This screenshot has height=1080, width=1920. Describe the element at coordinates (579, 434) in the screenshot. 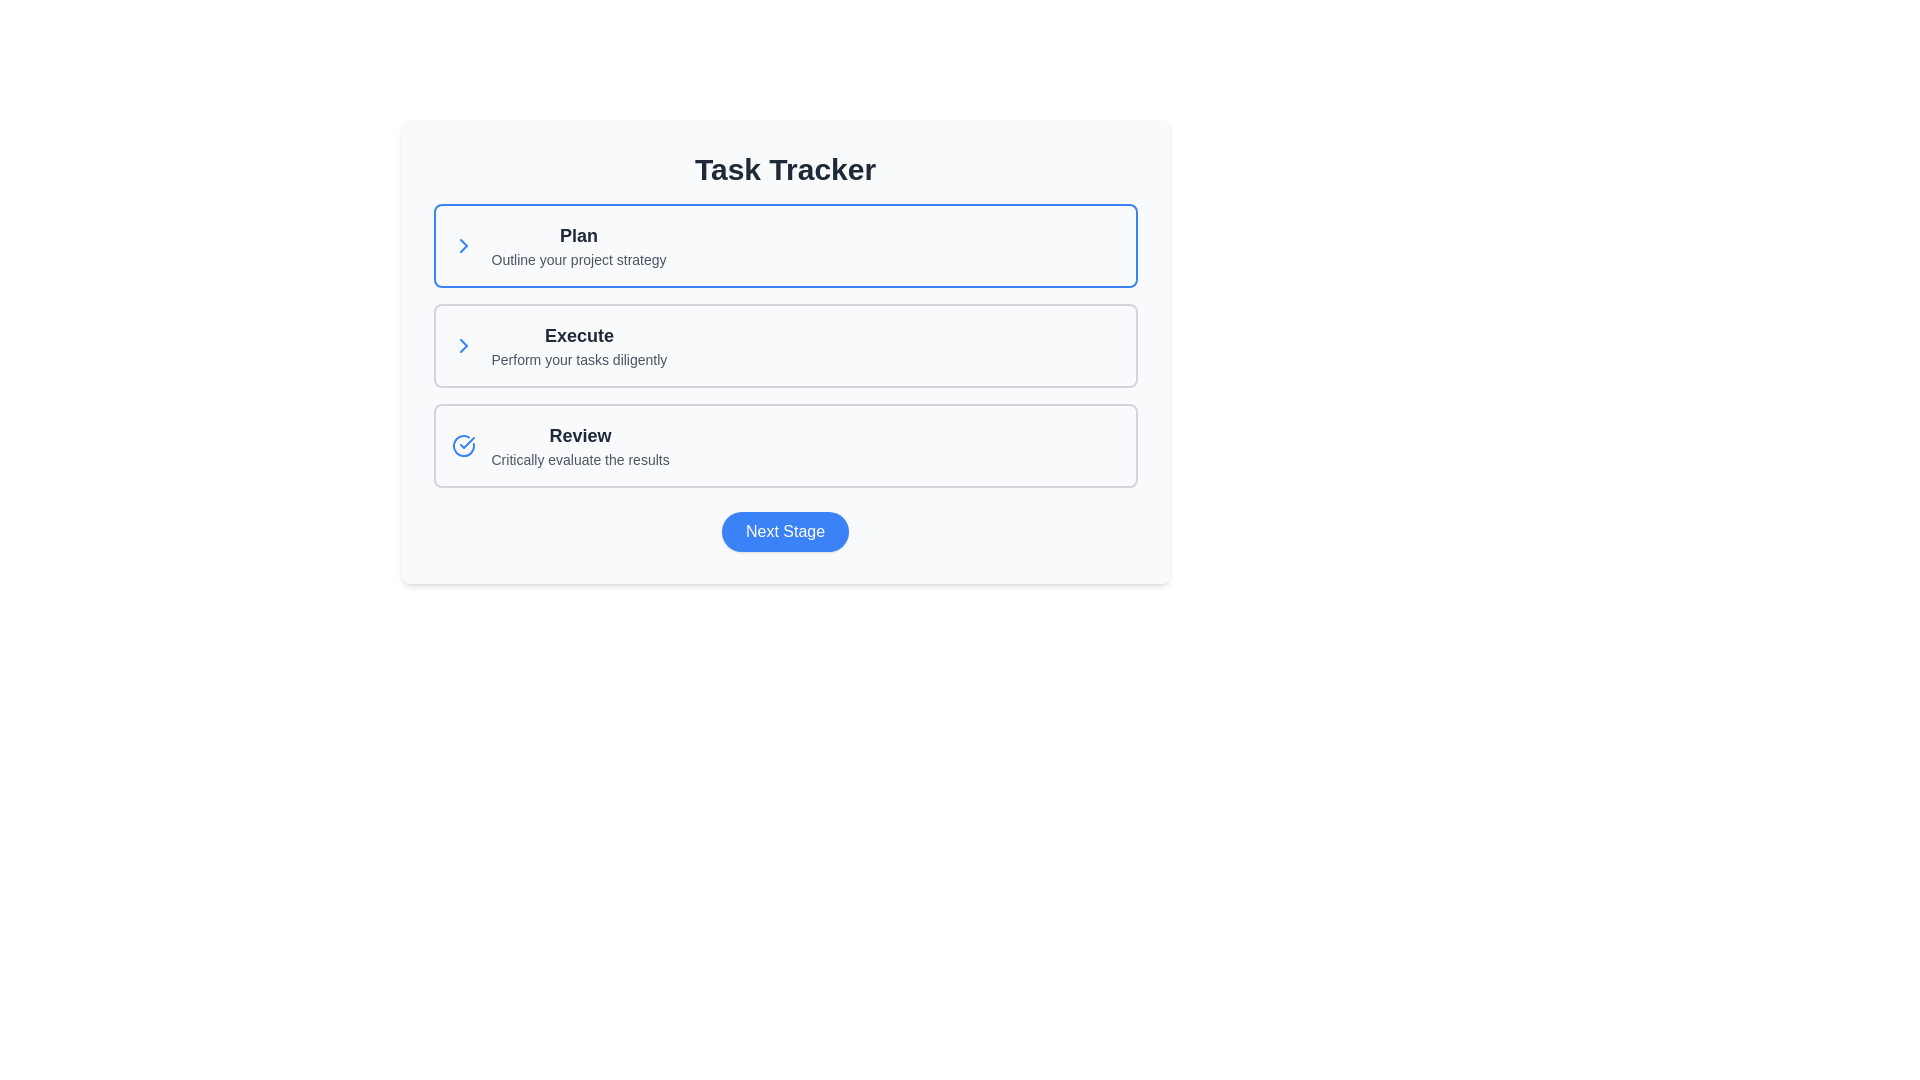

I see `the Text Label that serves as a title or heading for the section, located in the lower part of the layout, under the sections labelled 'Plan' and 'Execute'` at that location.